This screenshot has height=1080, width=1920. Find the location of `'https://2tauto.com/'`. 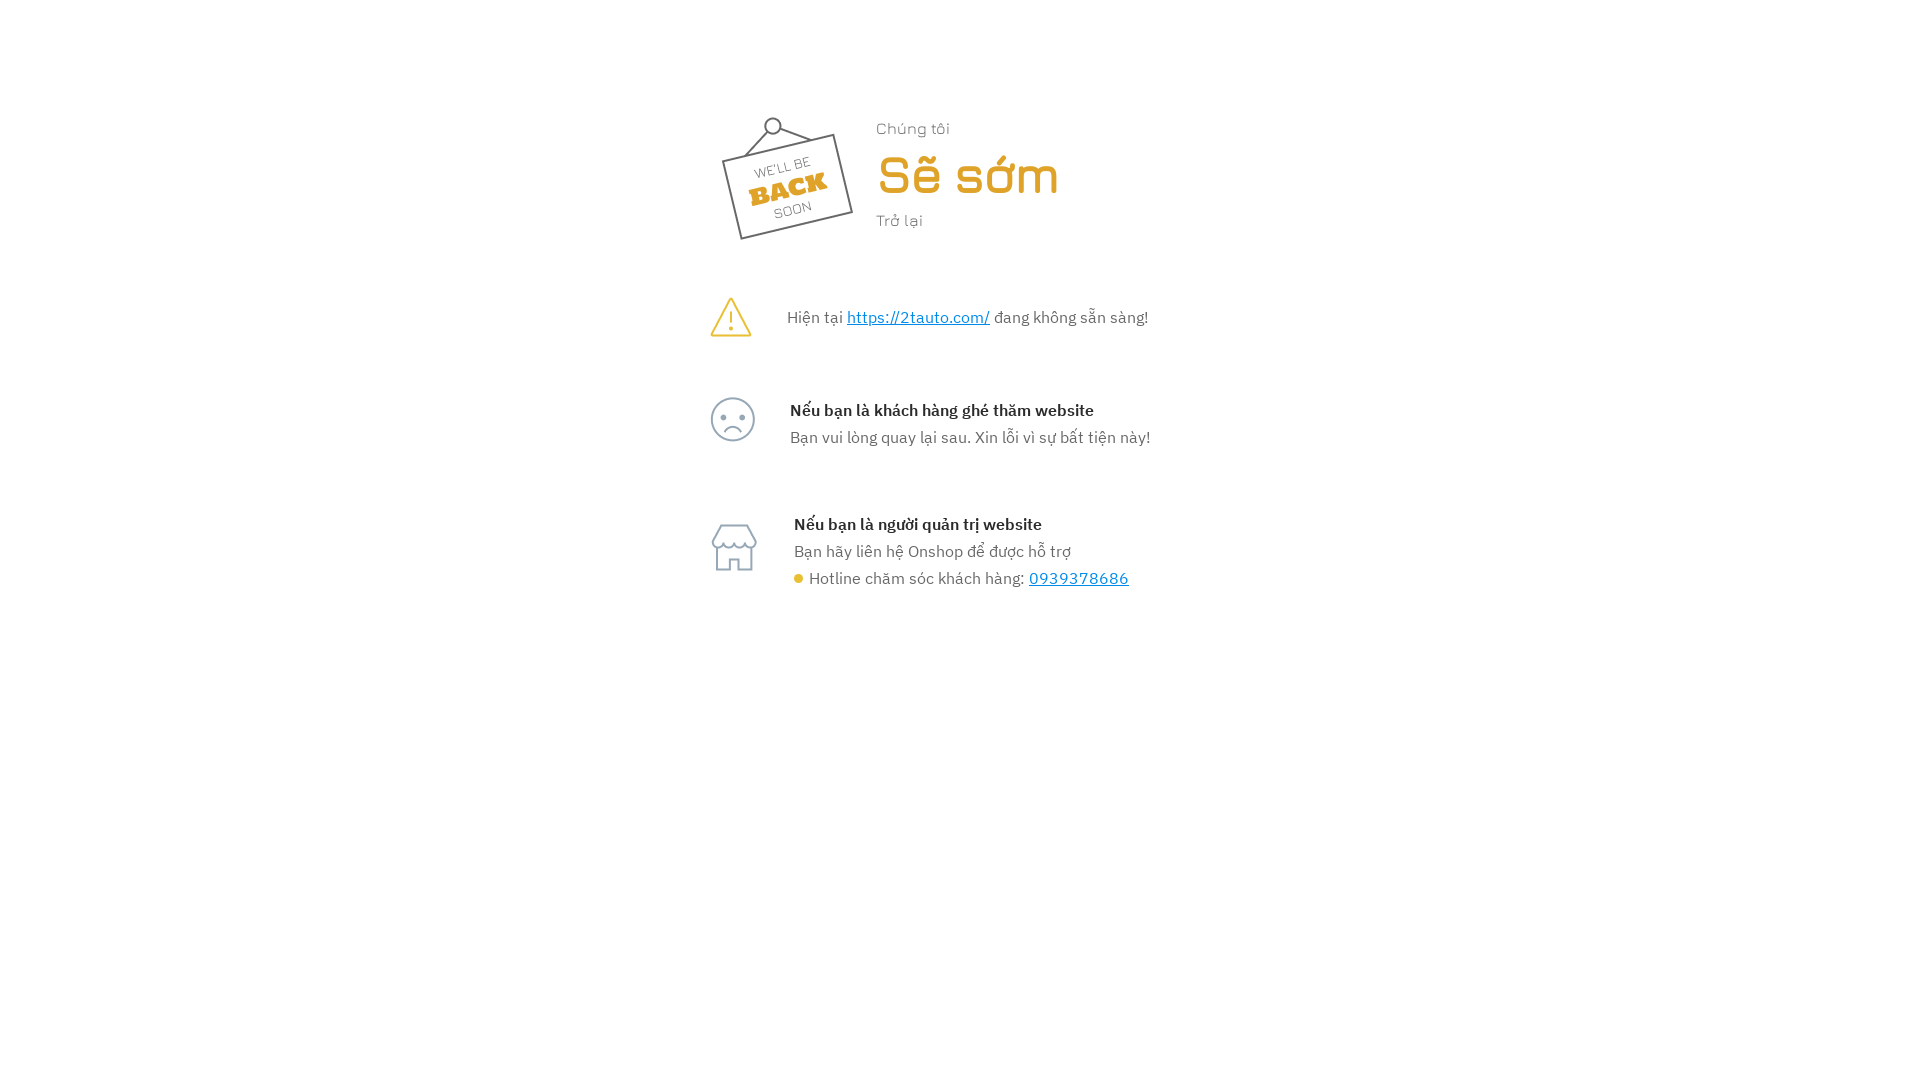

'https://2tauto.com/' is located at coordinates (846, 315).